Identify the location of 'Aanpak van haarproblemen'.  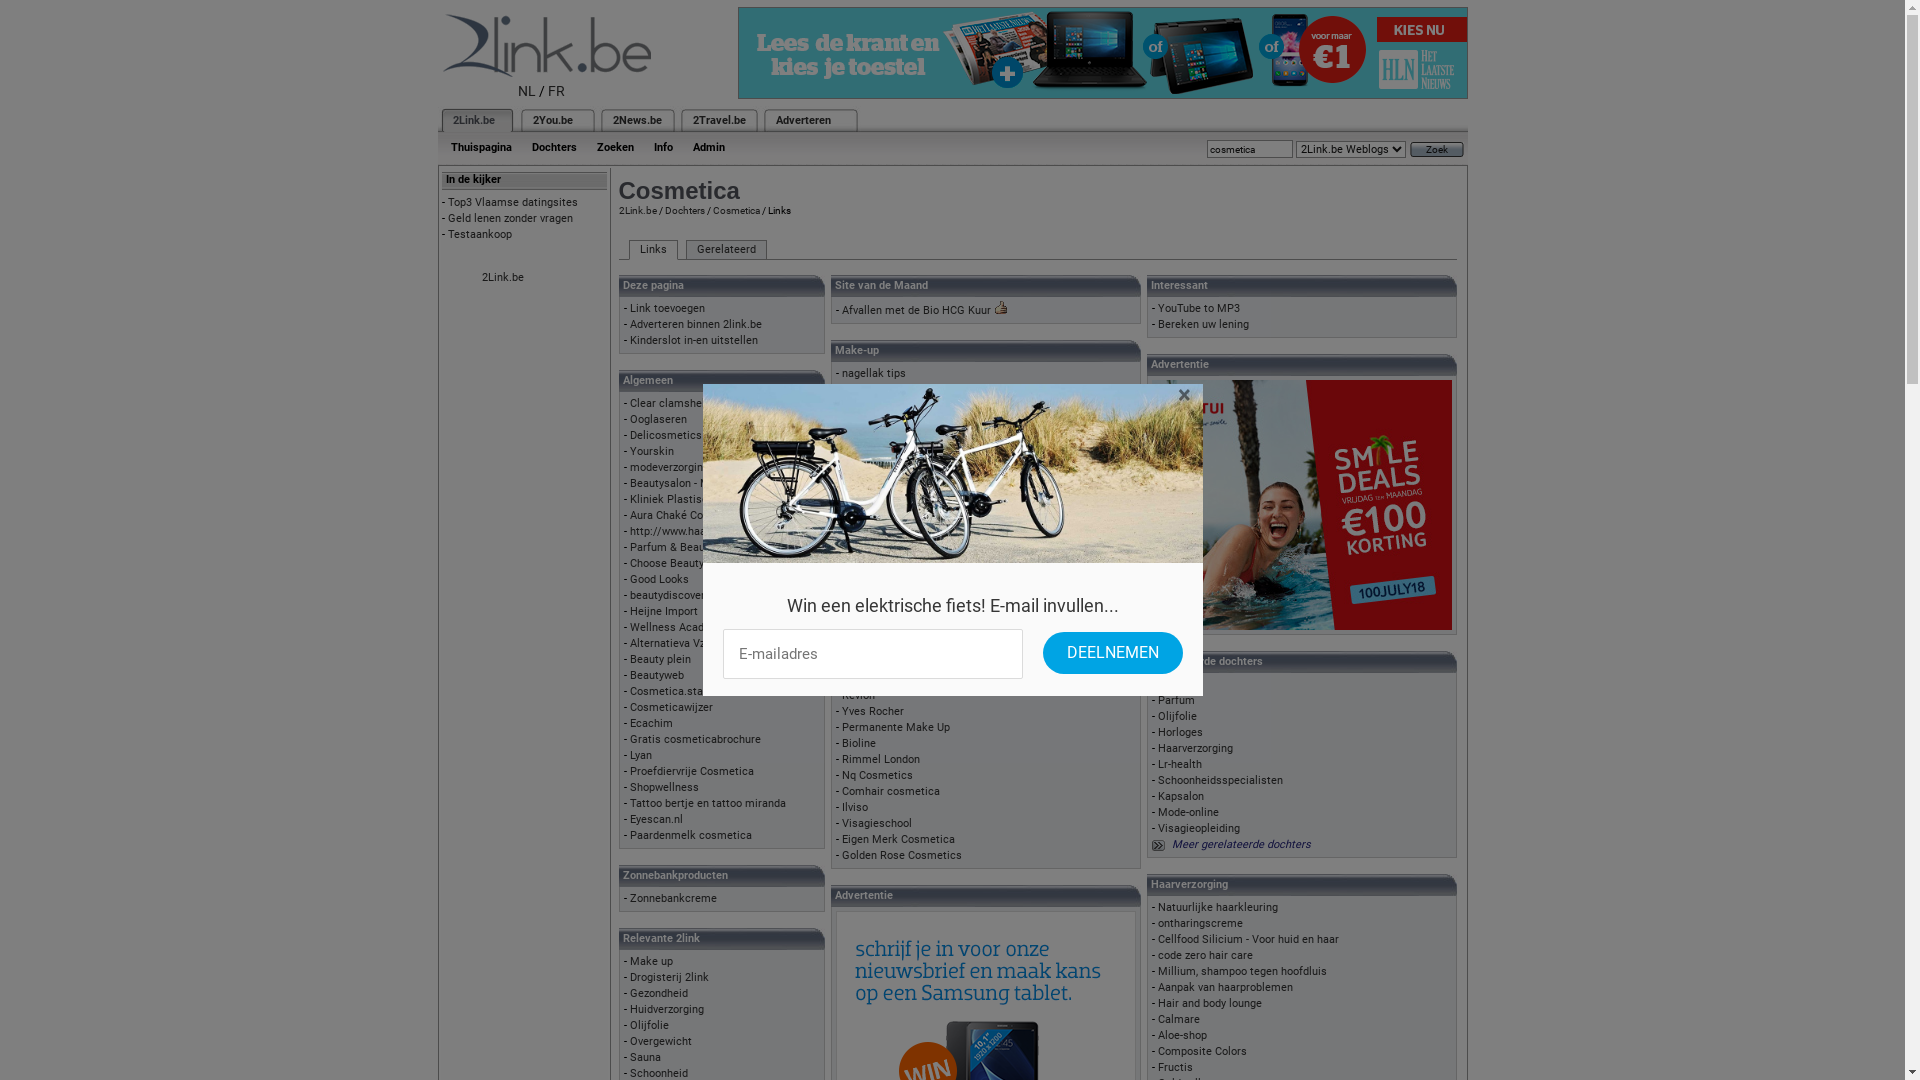
(1224, 986).